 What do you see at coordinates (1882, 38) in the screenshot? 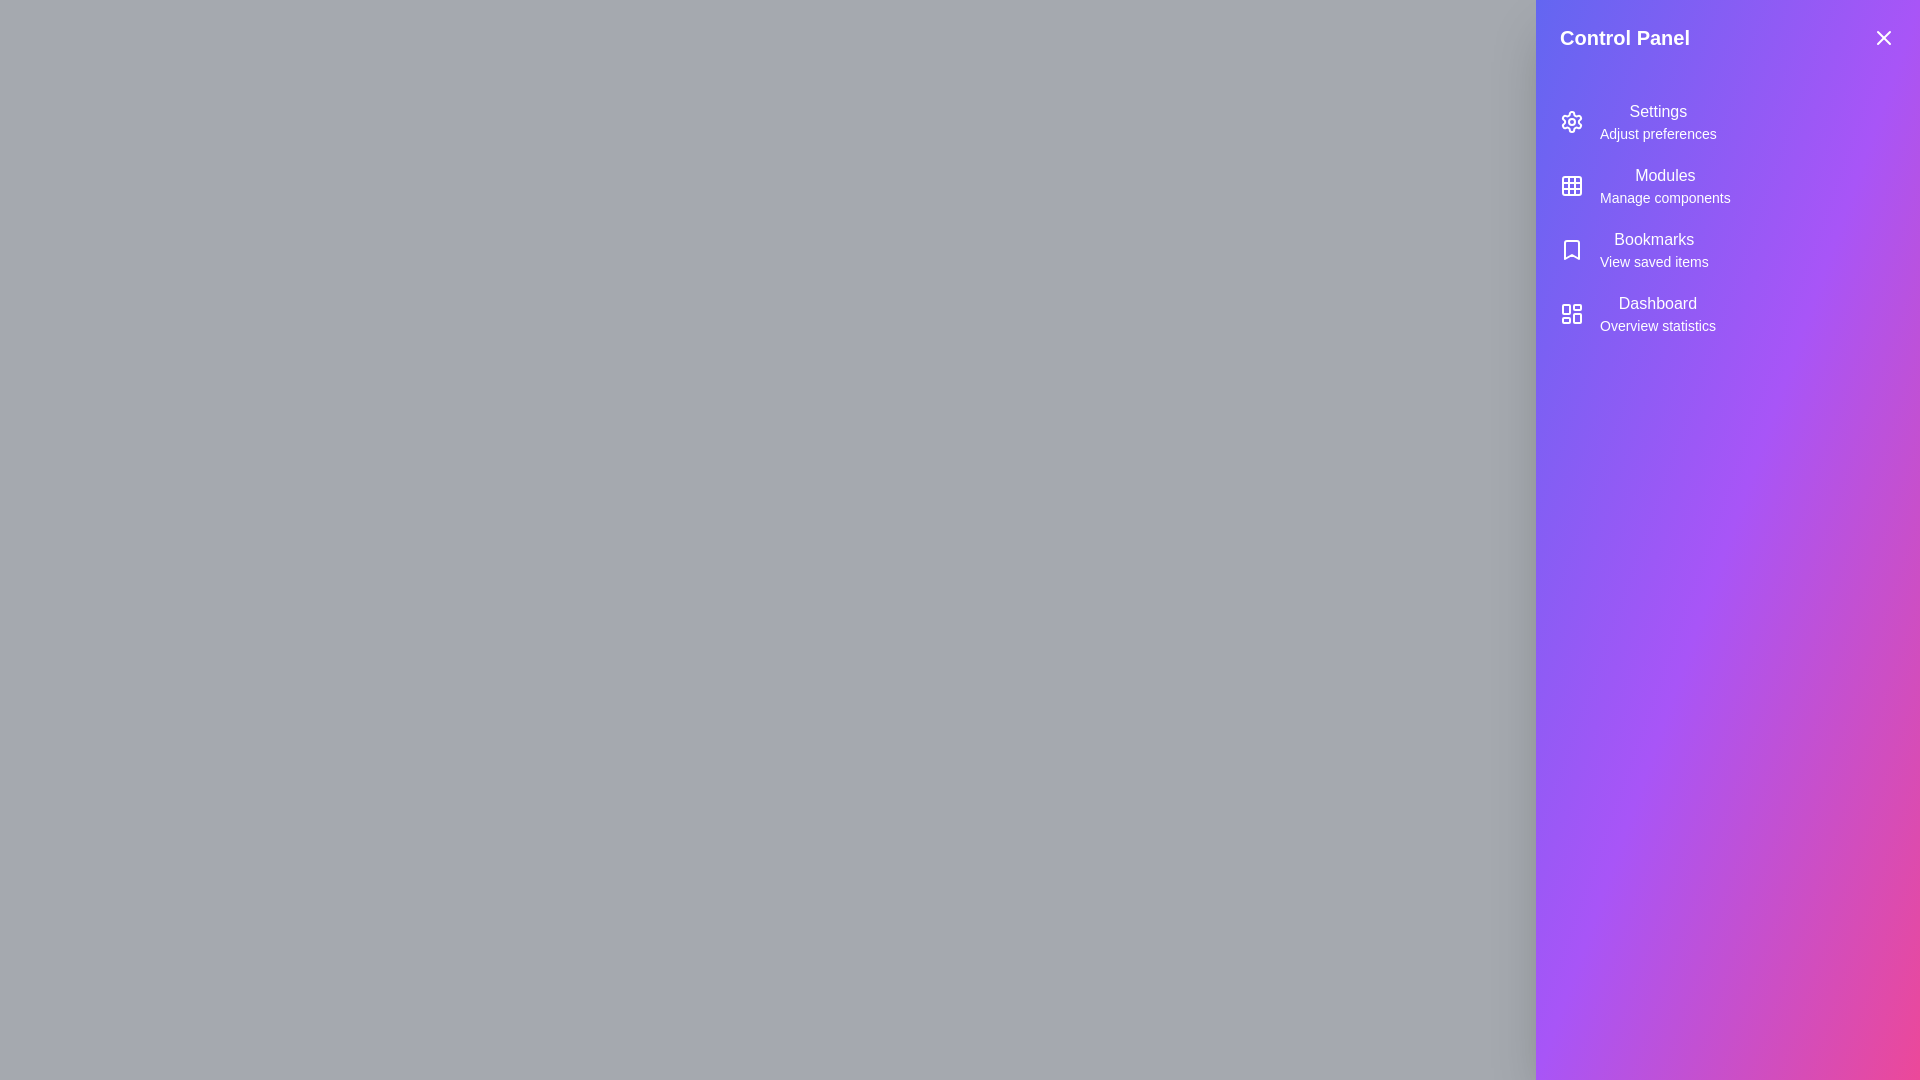
I see `the close button located at the top-right corner of the 'Control Panel'` at bounding box center [1882, 38].